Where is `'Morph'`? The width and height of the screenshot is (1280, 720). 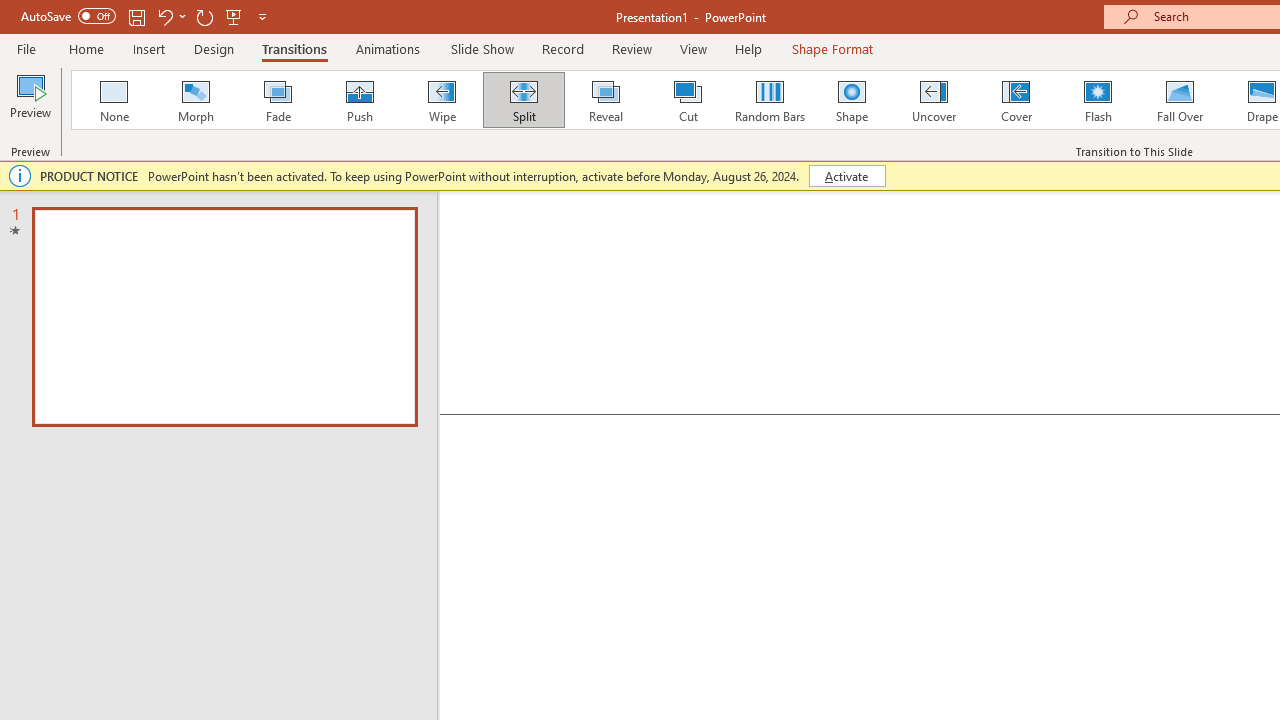 'Morph' is located at coordinates (195, 100).